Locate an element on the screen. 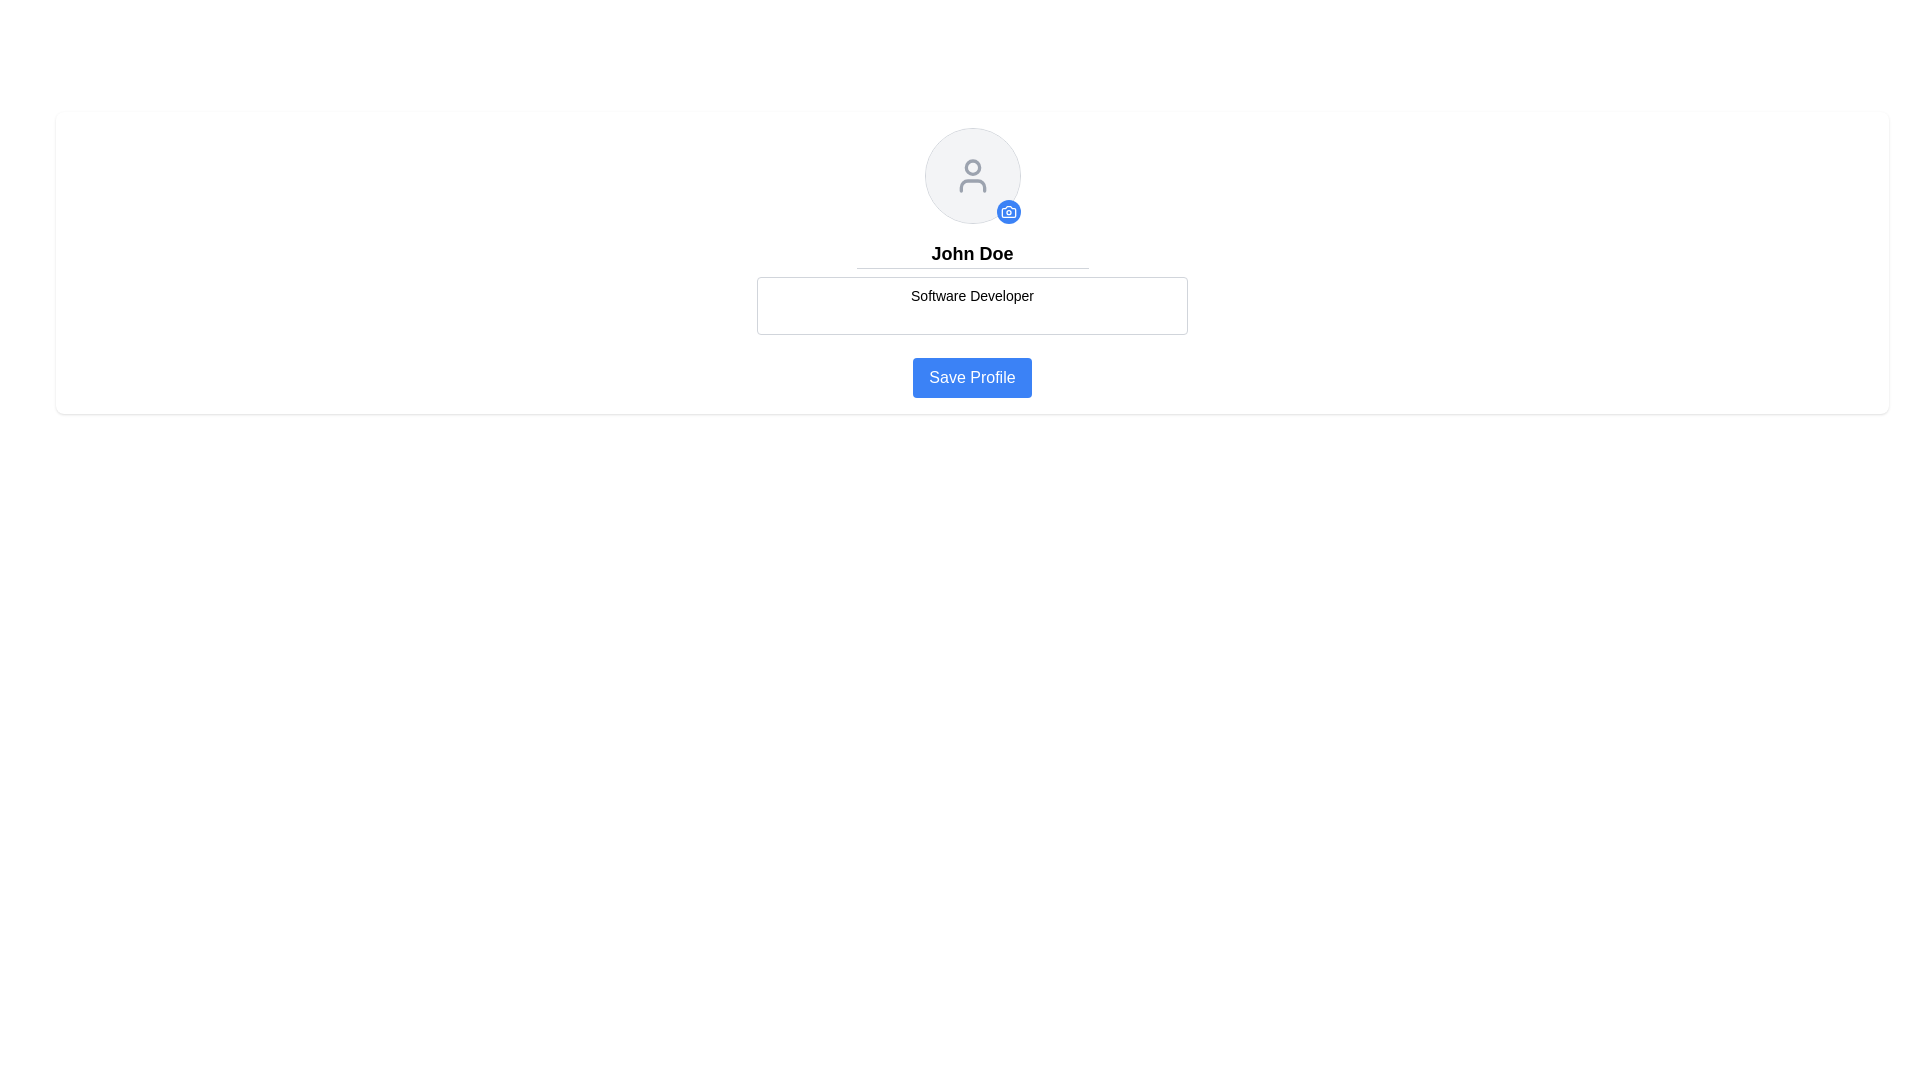 This screenshot has height=1080, width=1920. the edit profile image button located at the bottom-right corner of the circular profile image is located at coordinates (1008, 212).